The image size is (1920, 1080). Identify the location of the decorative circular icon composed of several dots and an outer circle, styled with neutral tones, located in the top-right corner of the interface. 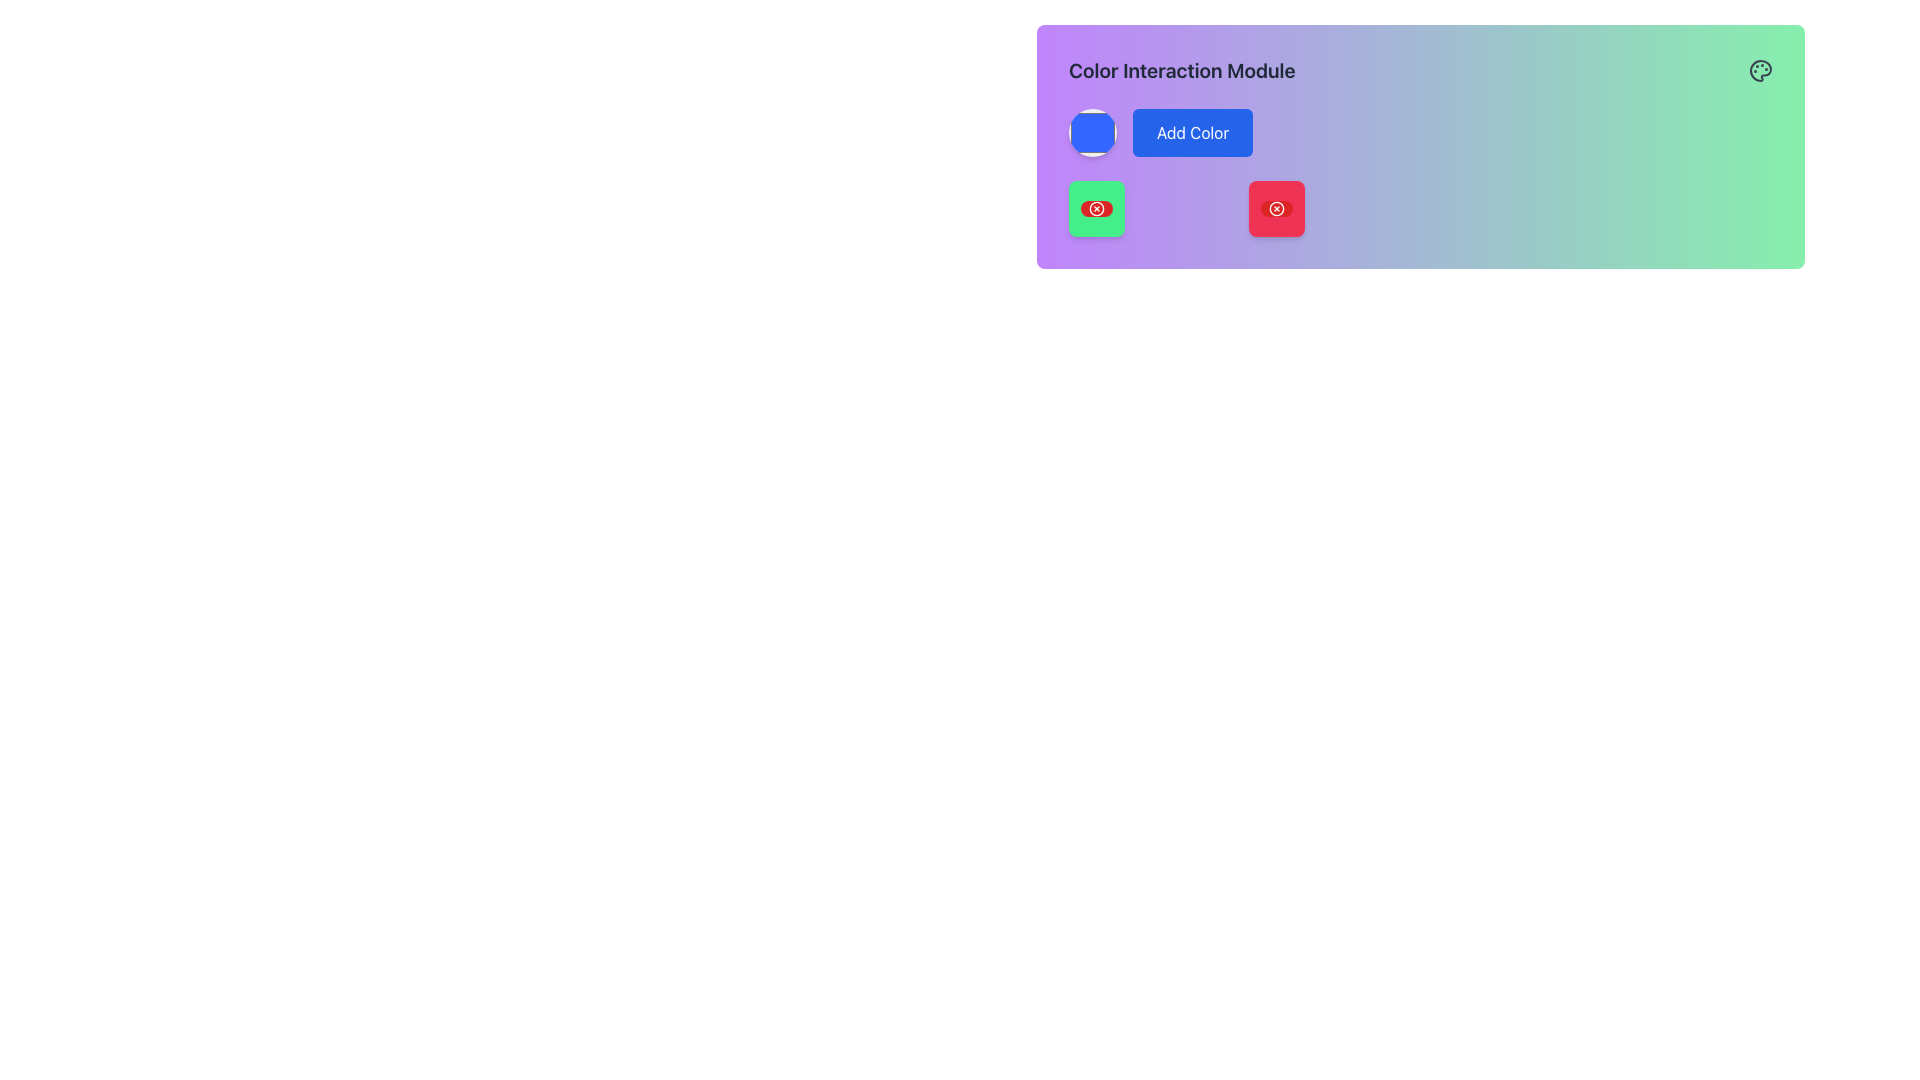
(1760, 69).